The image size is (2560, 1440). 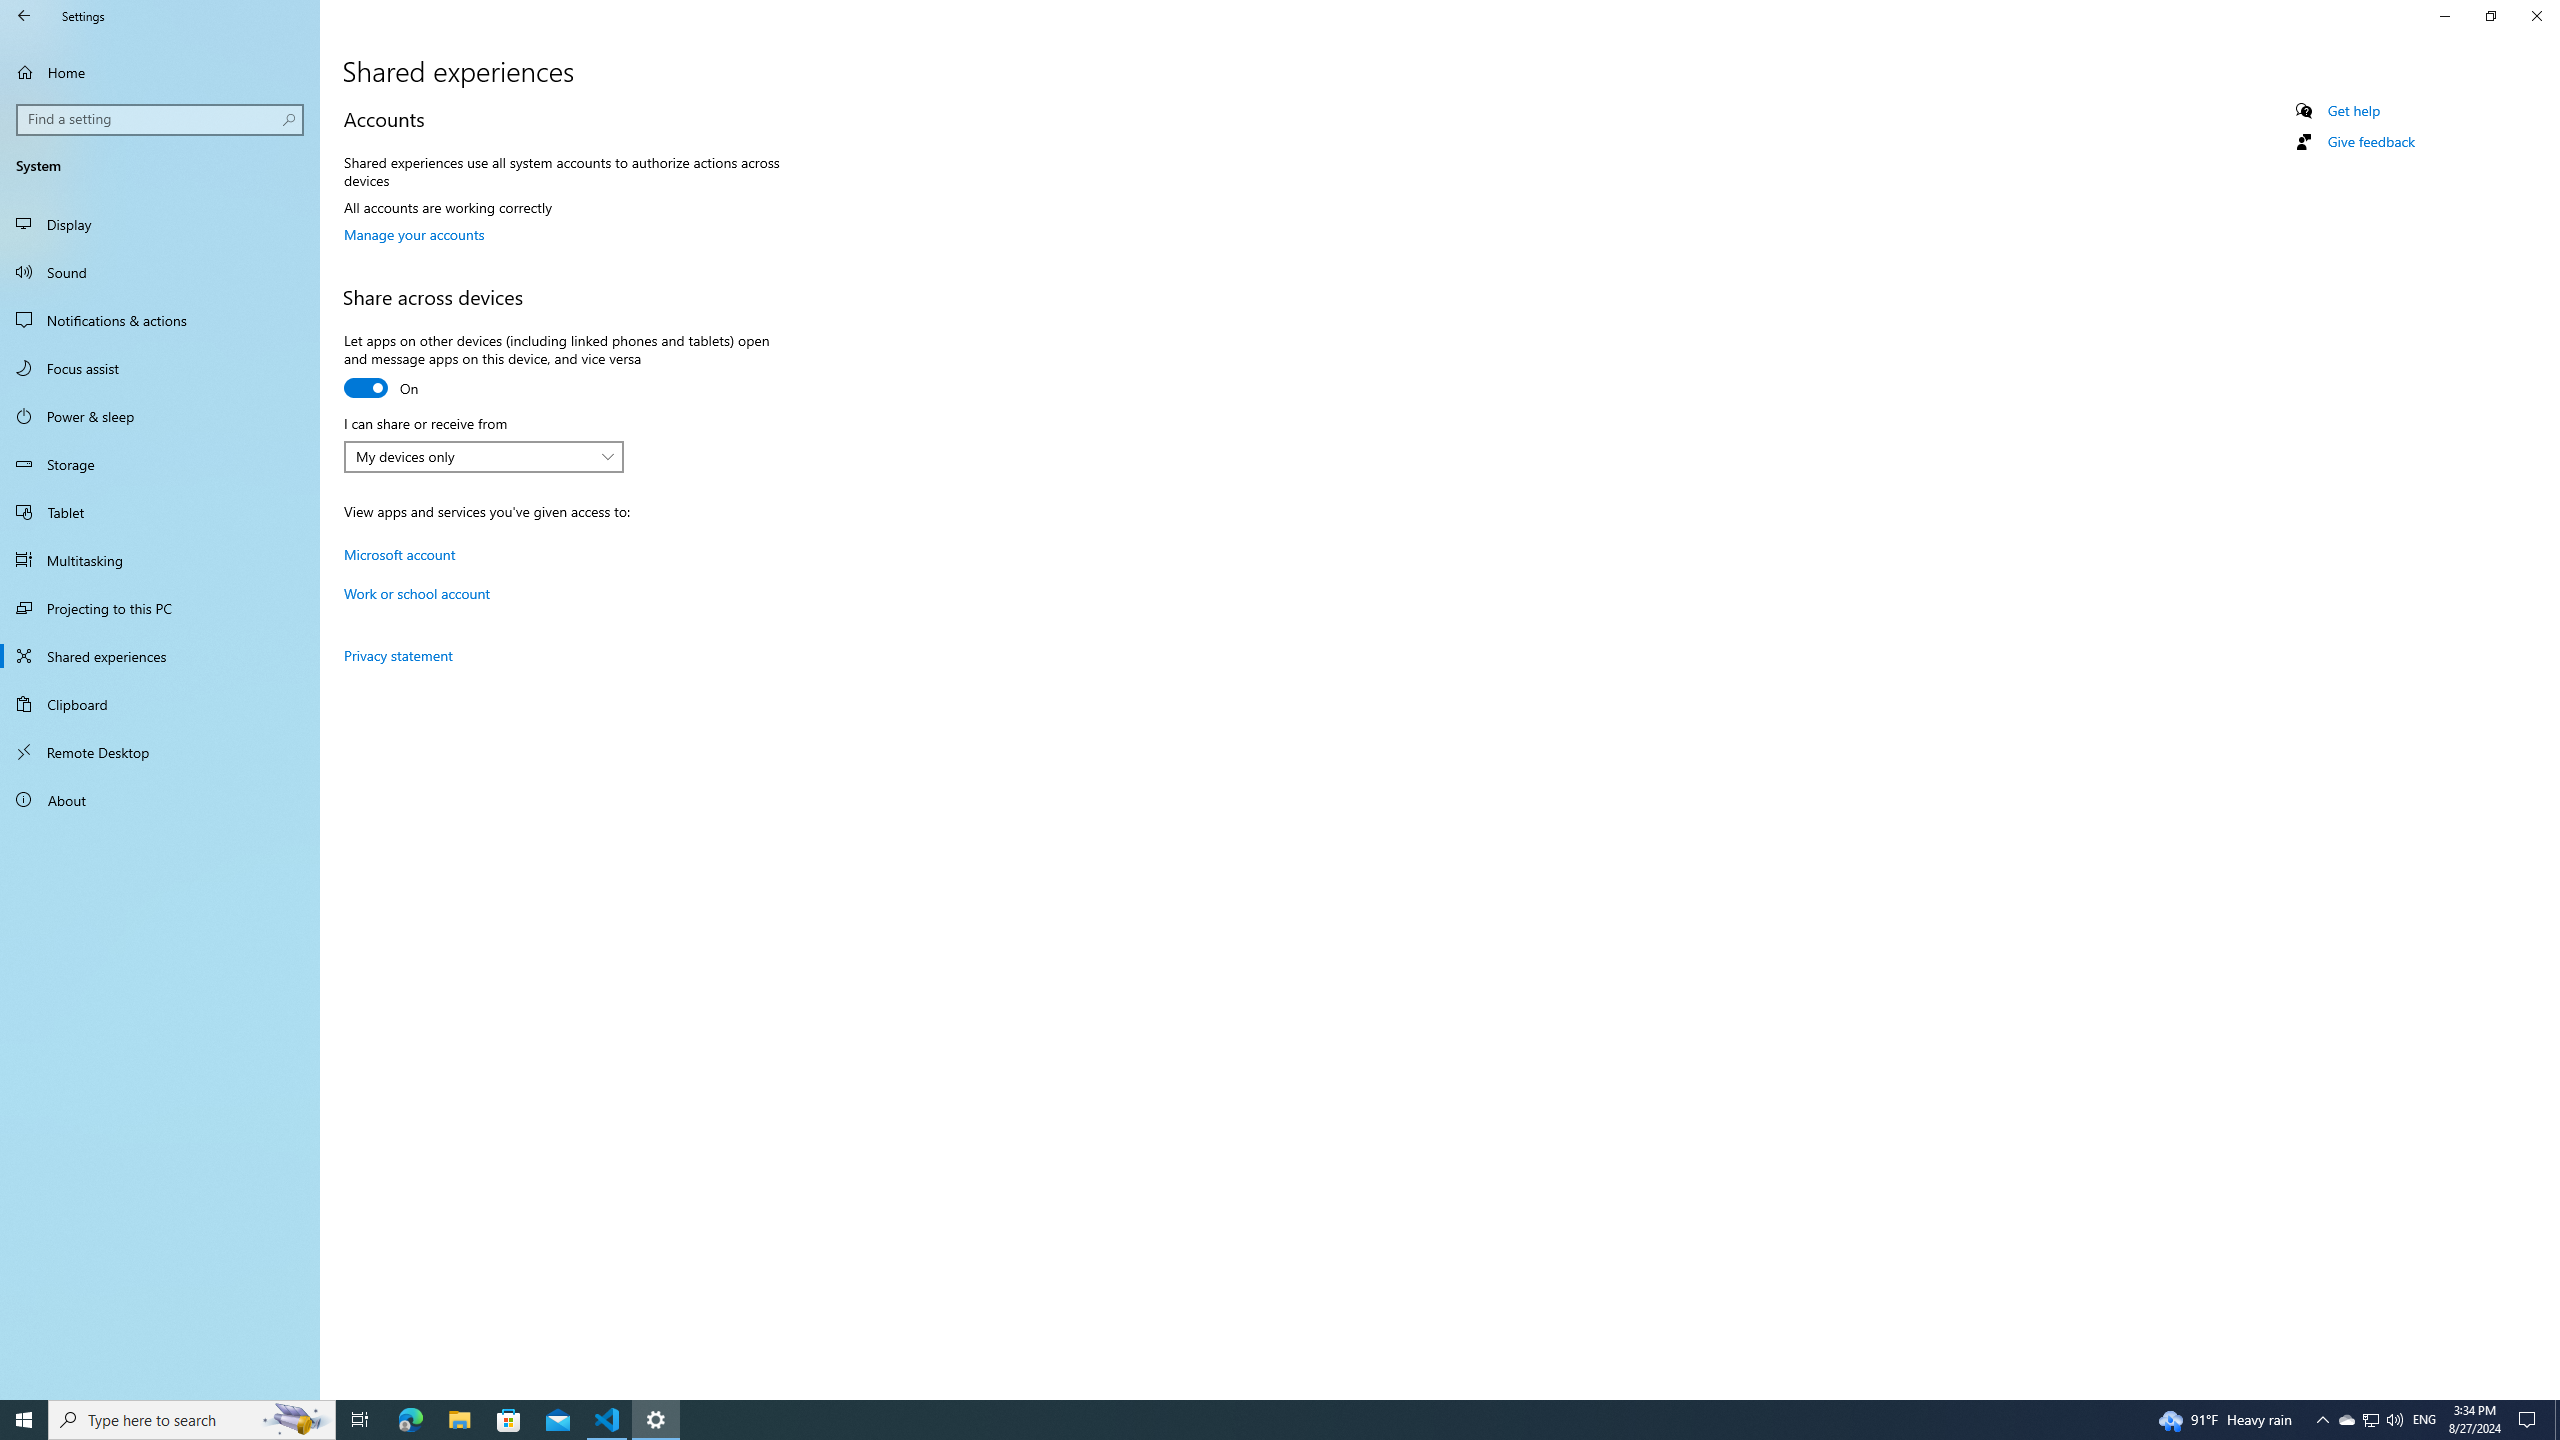 What do you see at coordinates (509, 1418) in the screenshot?
I see `'Microsoft Store'` at bounding box center [509, 1418].